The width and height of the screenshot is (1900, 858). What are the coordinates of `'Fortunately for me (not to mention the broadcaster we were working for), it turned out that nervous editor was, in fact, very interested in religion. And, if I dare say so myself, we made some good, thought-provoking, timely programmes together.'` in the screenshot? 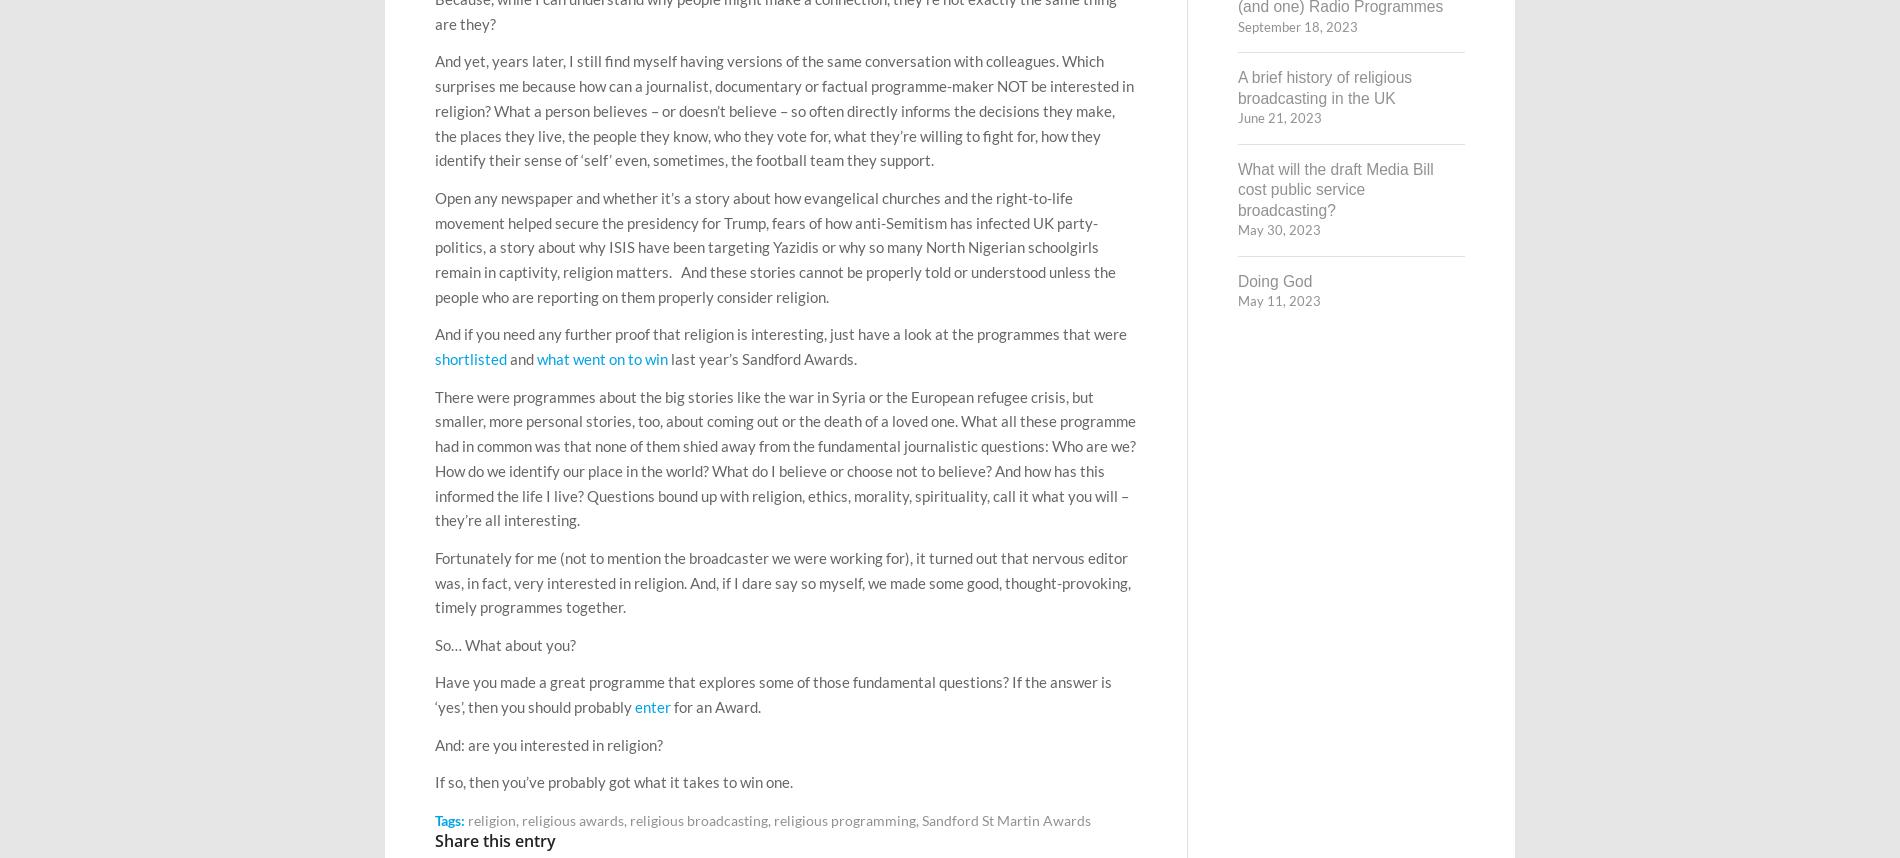 It's located at (781, 580).